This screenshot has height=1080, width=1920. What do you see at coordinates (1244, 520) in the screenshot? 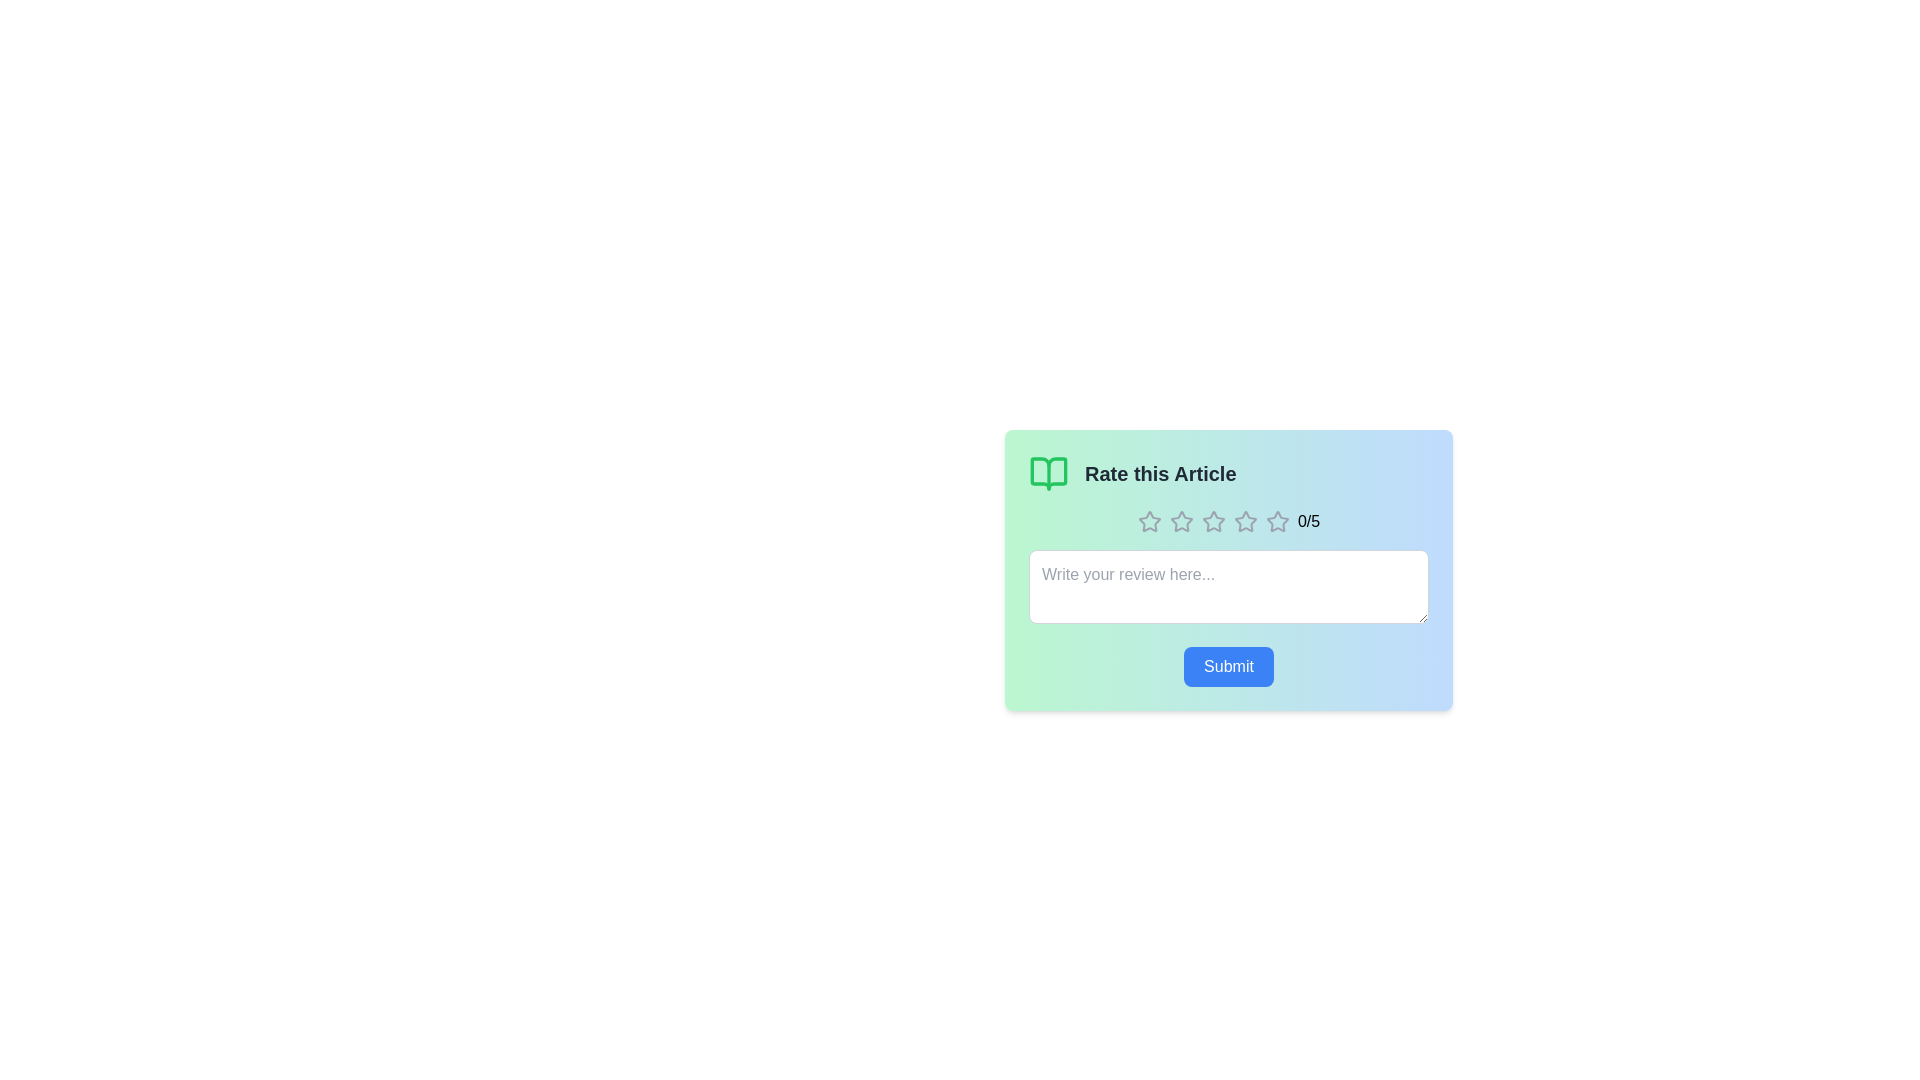
I see `the star corresponding to the rating 4` at bounding box center [1244, 520].